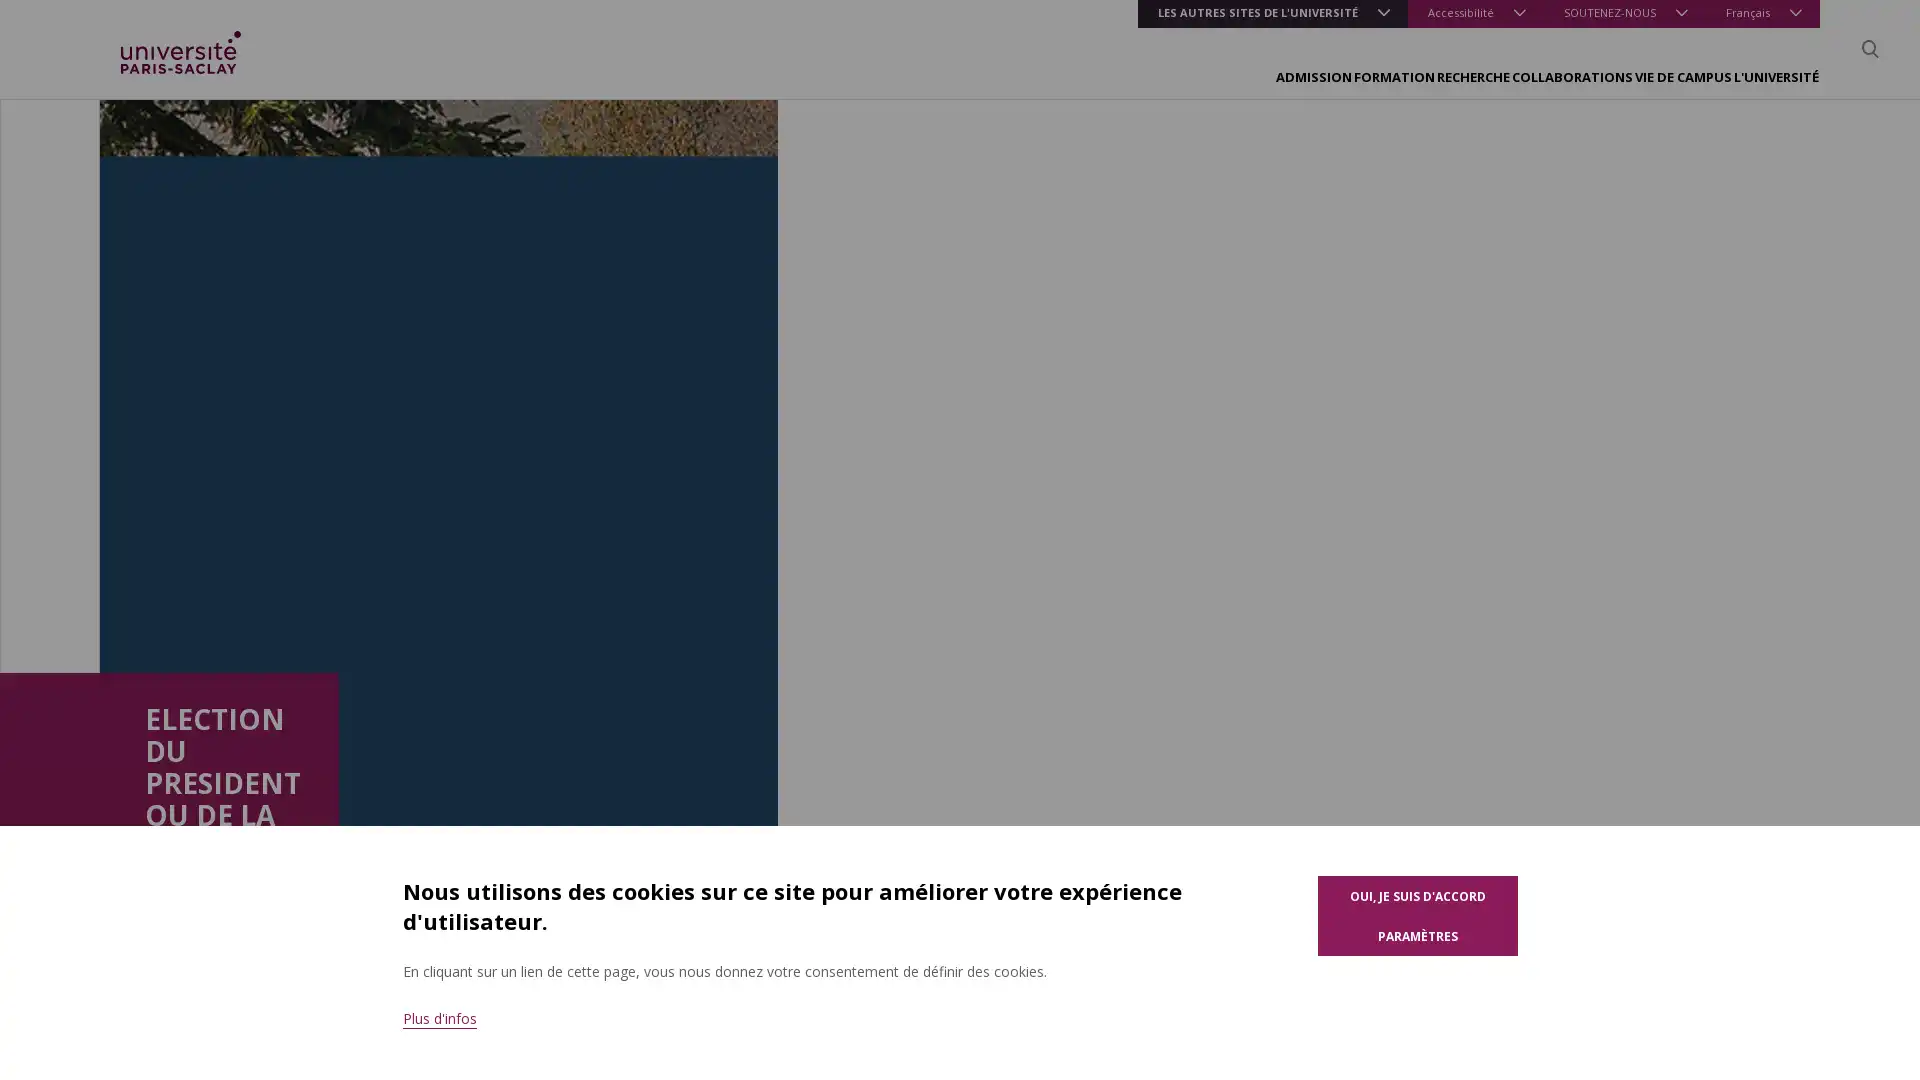 This screenshot has height=1080, width=1920. I want to click on Parametres des cookies, so click(1415, 950).